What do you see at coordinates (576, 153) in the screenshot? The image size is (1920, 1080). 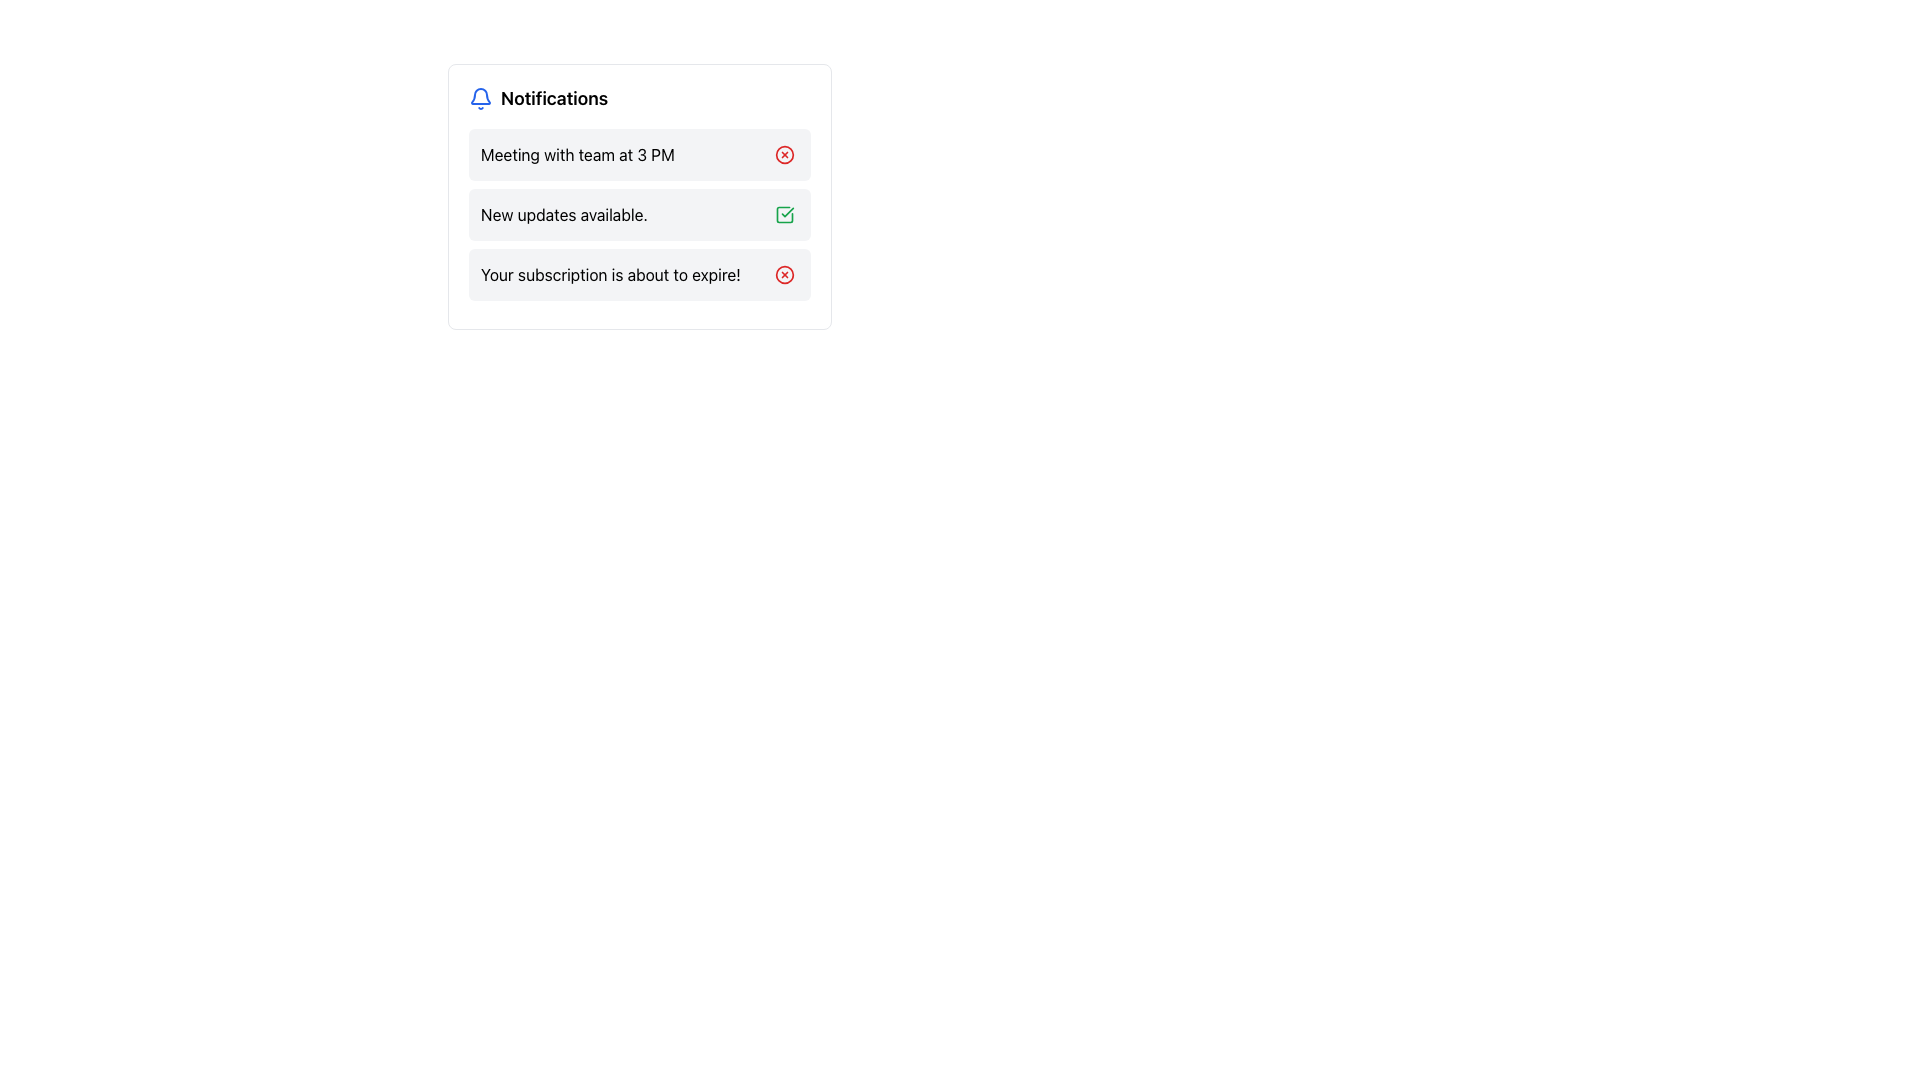 I see `the text label displaying 'Meeting with team at 3 PM' within the first notification item under the 'Notifications' header` at bounding box center [576, 153].